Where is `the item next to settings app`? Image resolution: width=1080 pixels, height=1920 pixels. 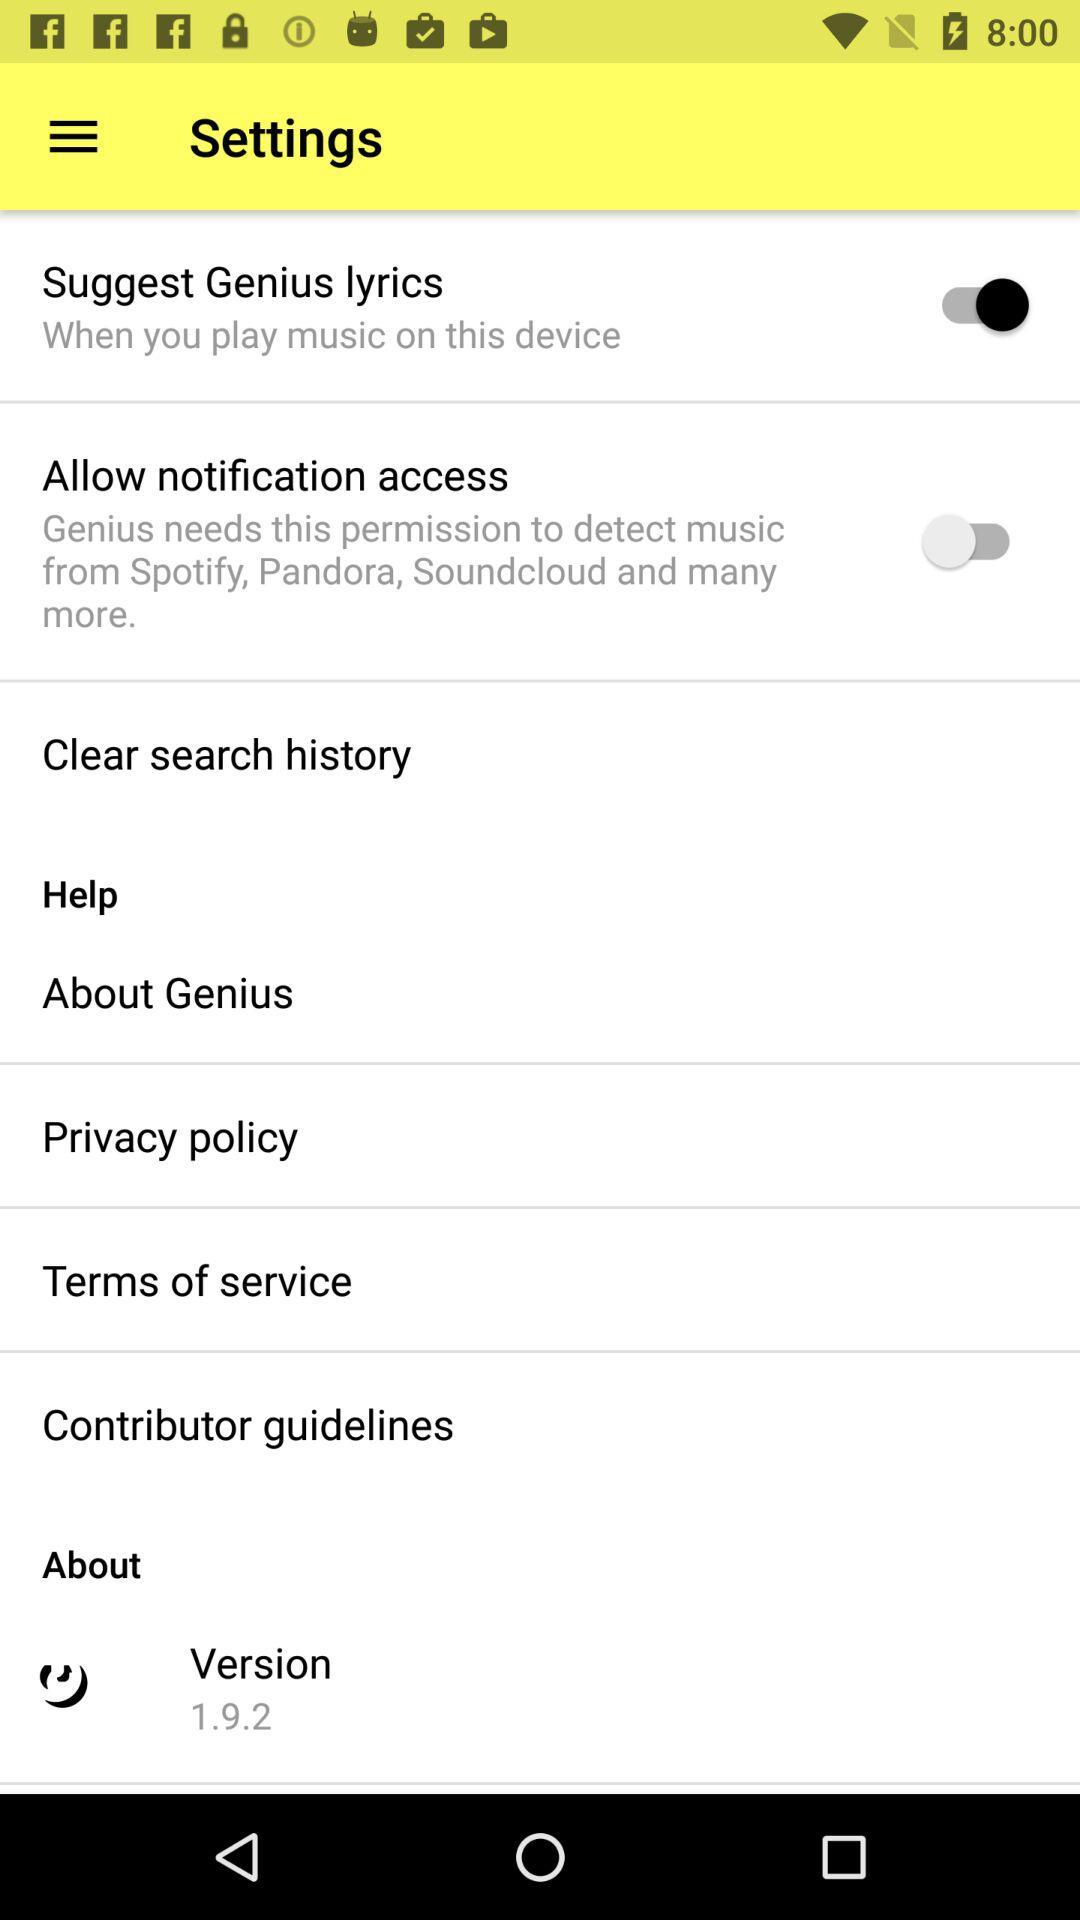
the item next to settings app is located at coordinates (72, 135).